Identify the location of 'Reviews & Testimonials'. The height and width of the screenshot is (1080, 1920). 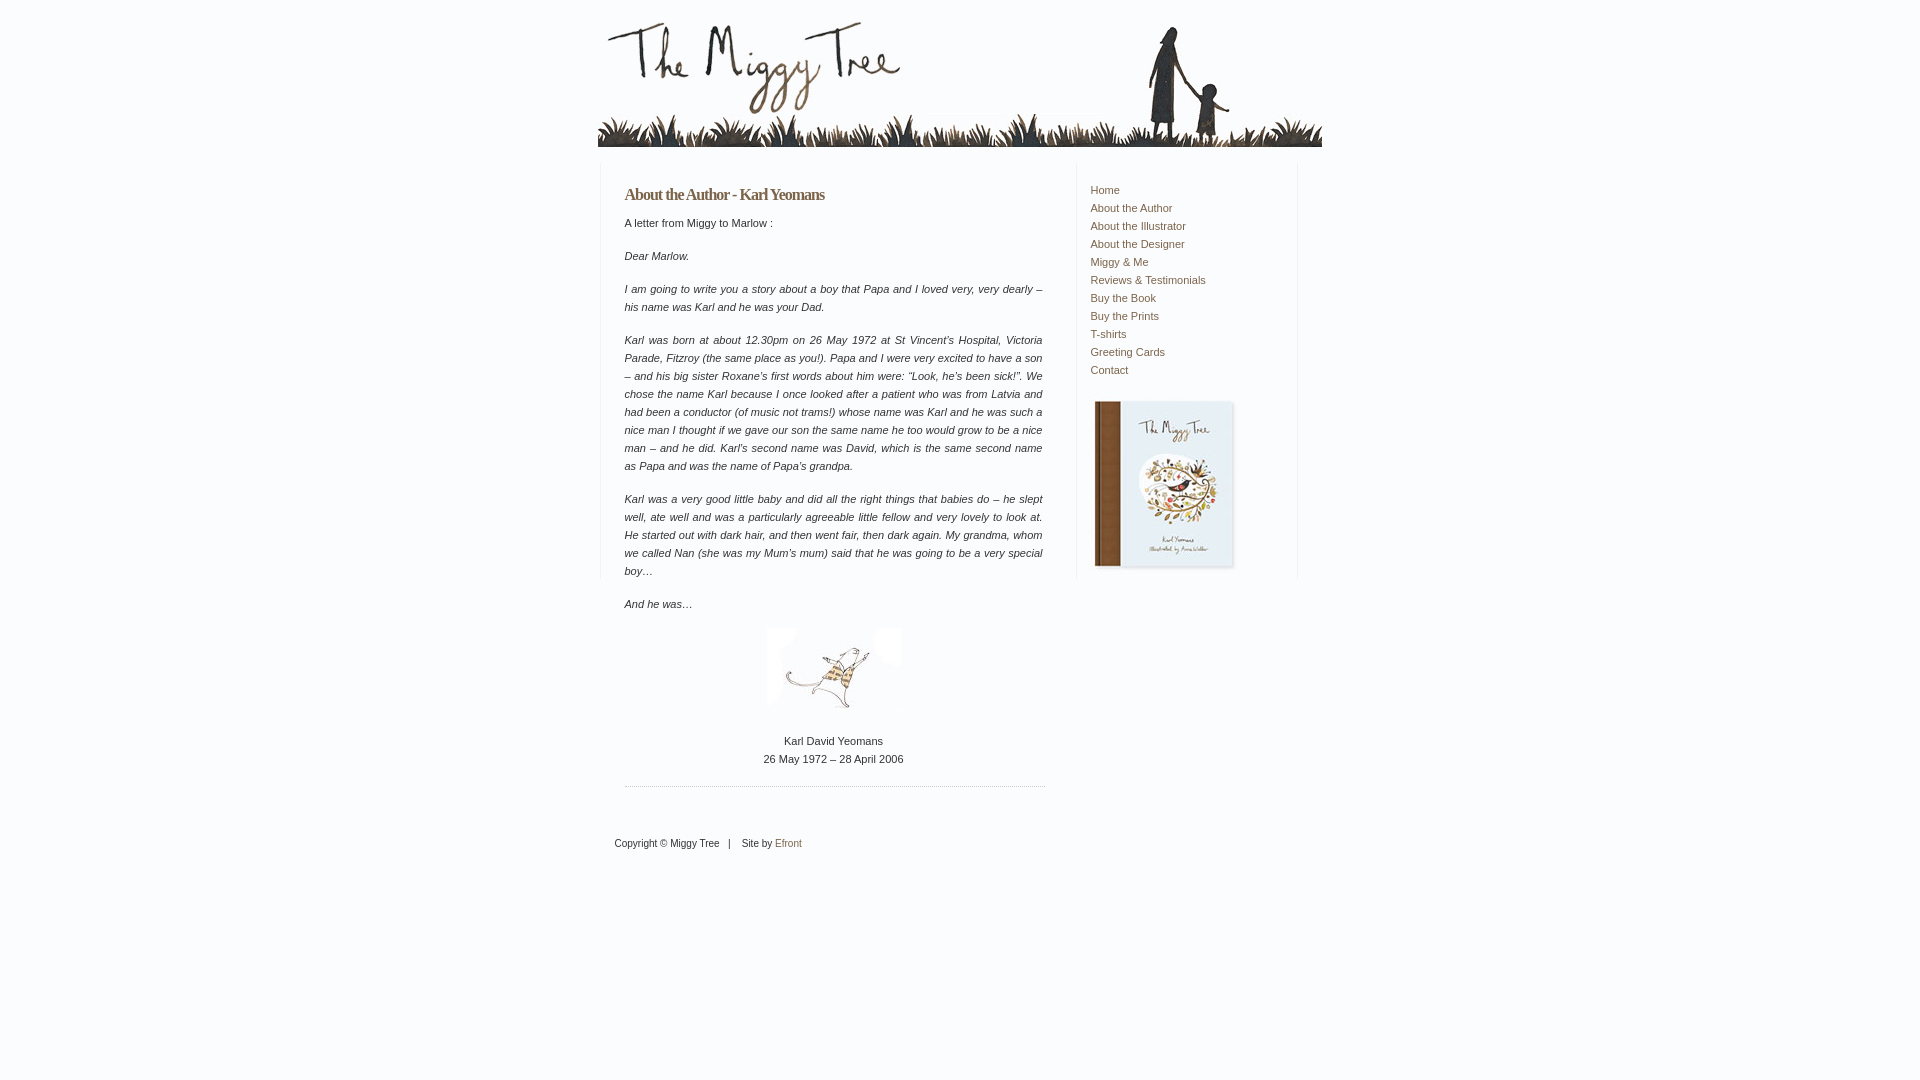
(1180, 280).